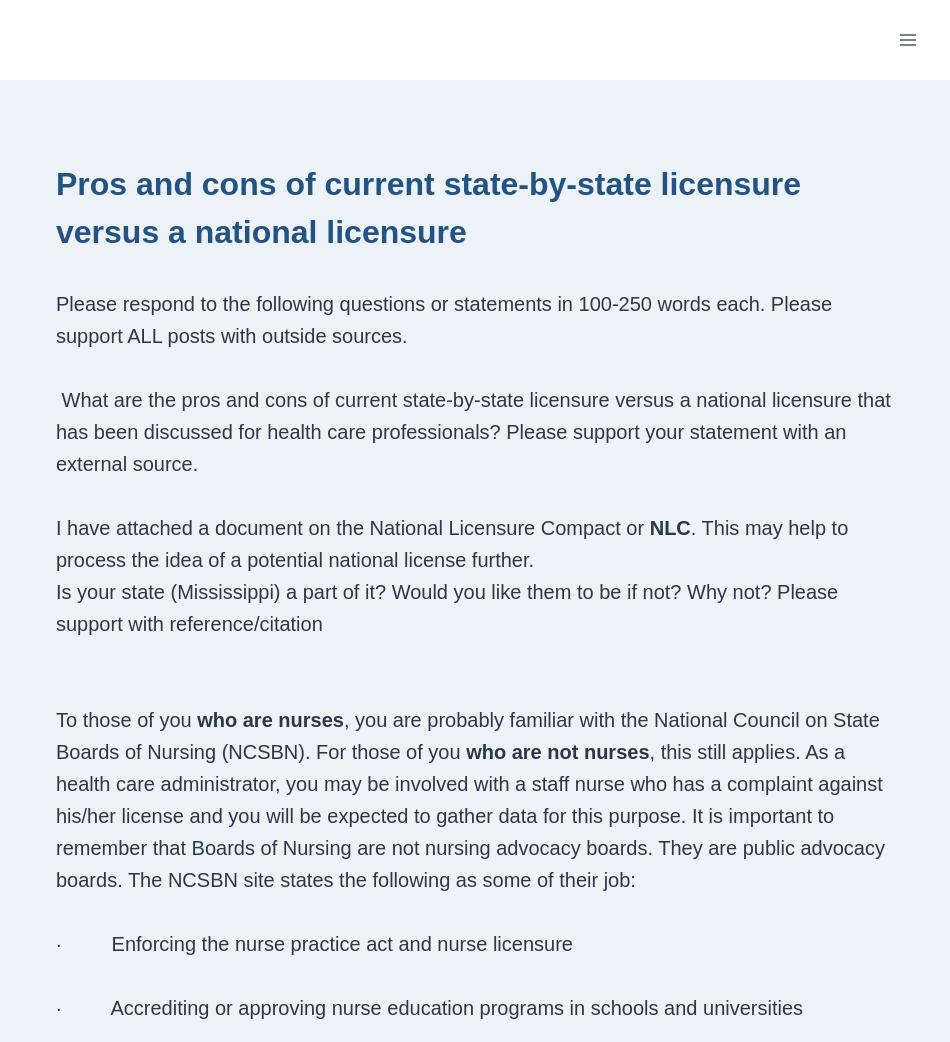  What do you see at coordinates (468, 815) in the screenshot?
I see `', this still applies. As a health care administrator, you may be involved with a staff nurse who has a complaint against his/her license and you will be expected to gather data for this purpose. It is important to remember that Boards of Nursing are not nursing advocacy boards. They are public advocacy boards. The NCSBN site states the following as some of their job:'` at bounding box center [468, 815].